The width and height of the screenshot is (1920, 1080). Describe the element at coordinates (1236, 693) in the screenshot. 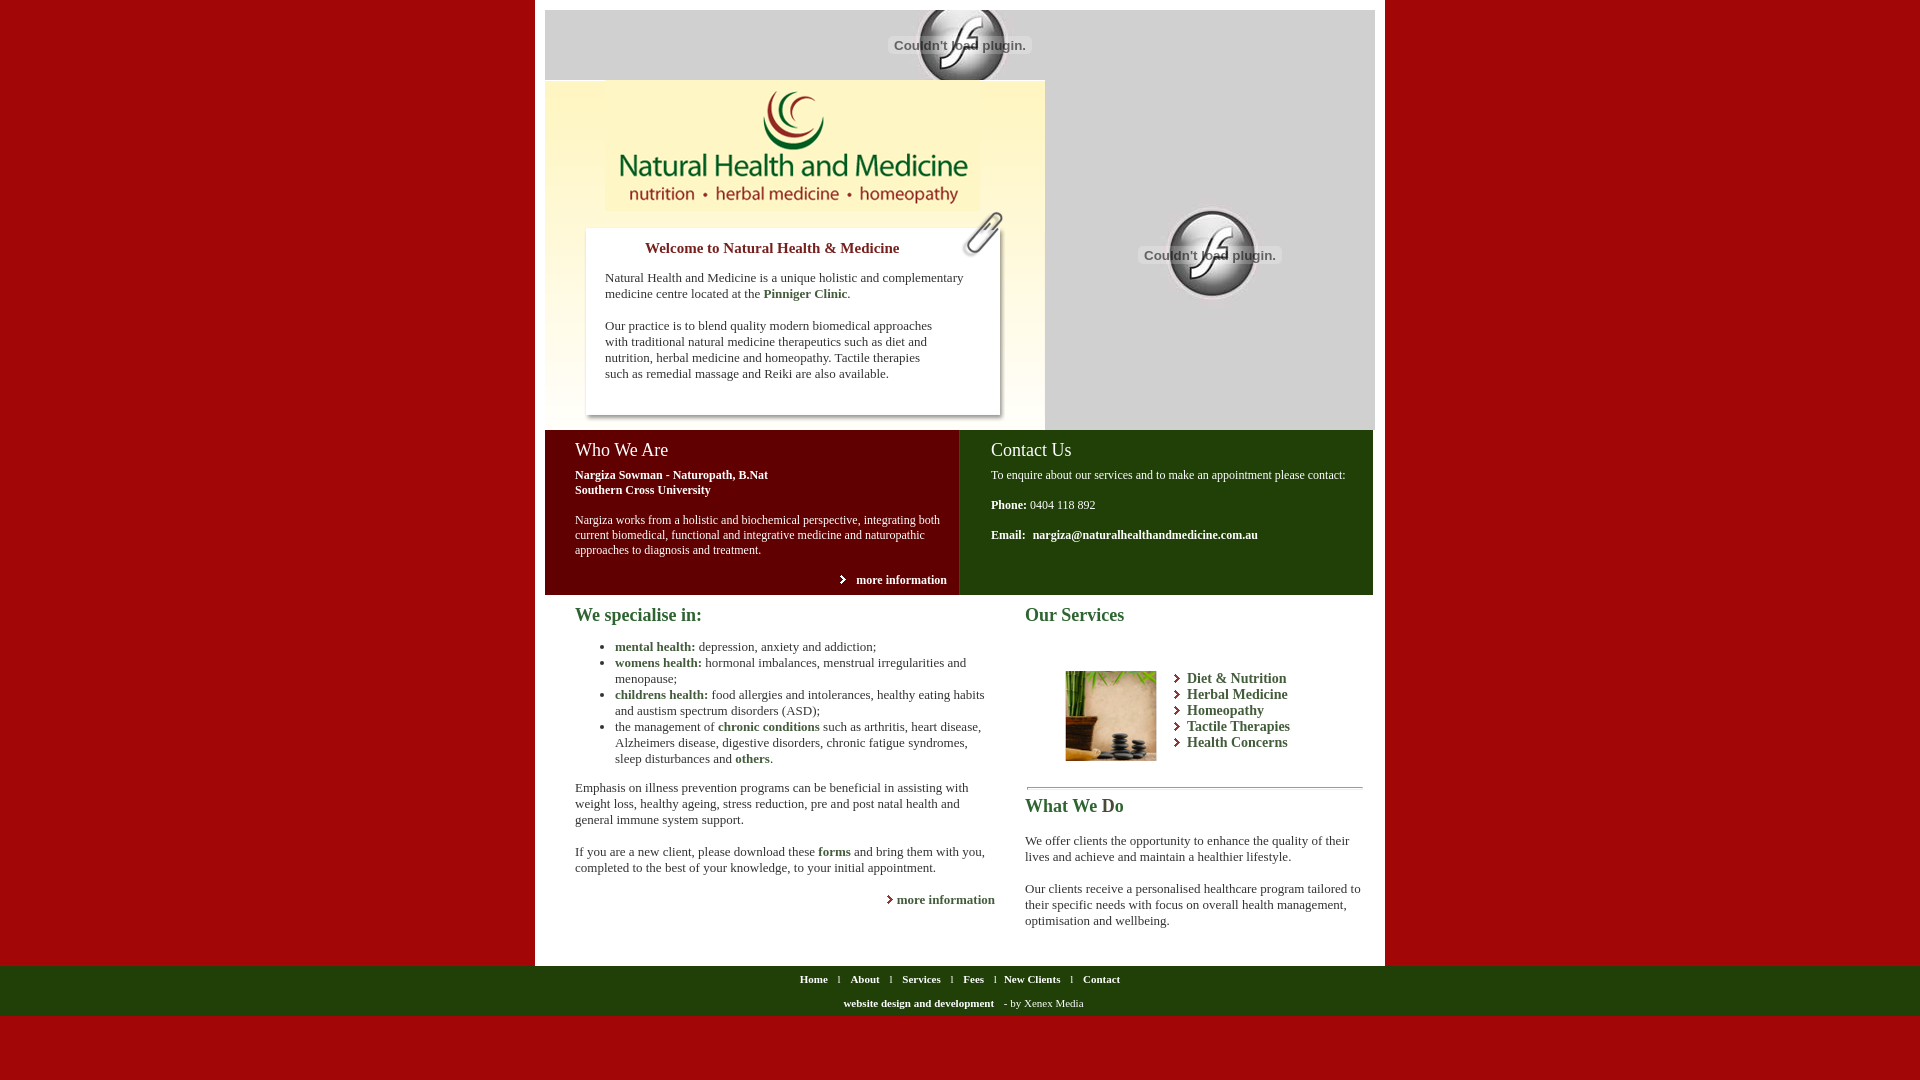

I see `'Herbal Medicine'` at that location.